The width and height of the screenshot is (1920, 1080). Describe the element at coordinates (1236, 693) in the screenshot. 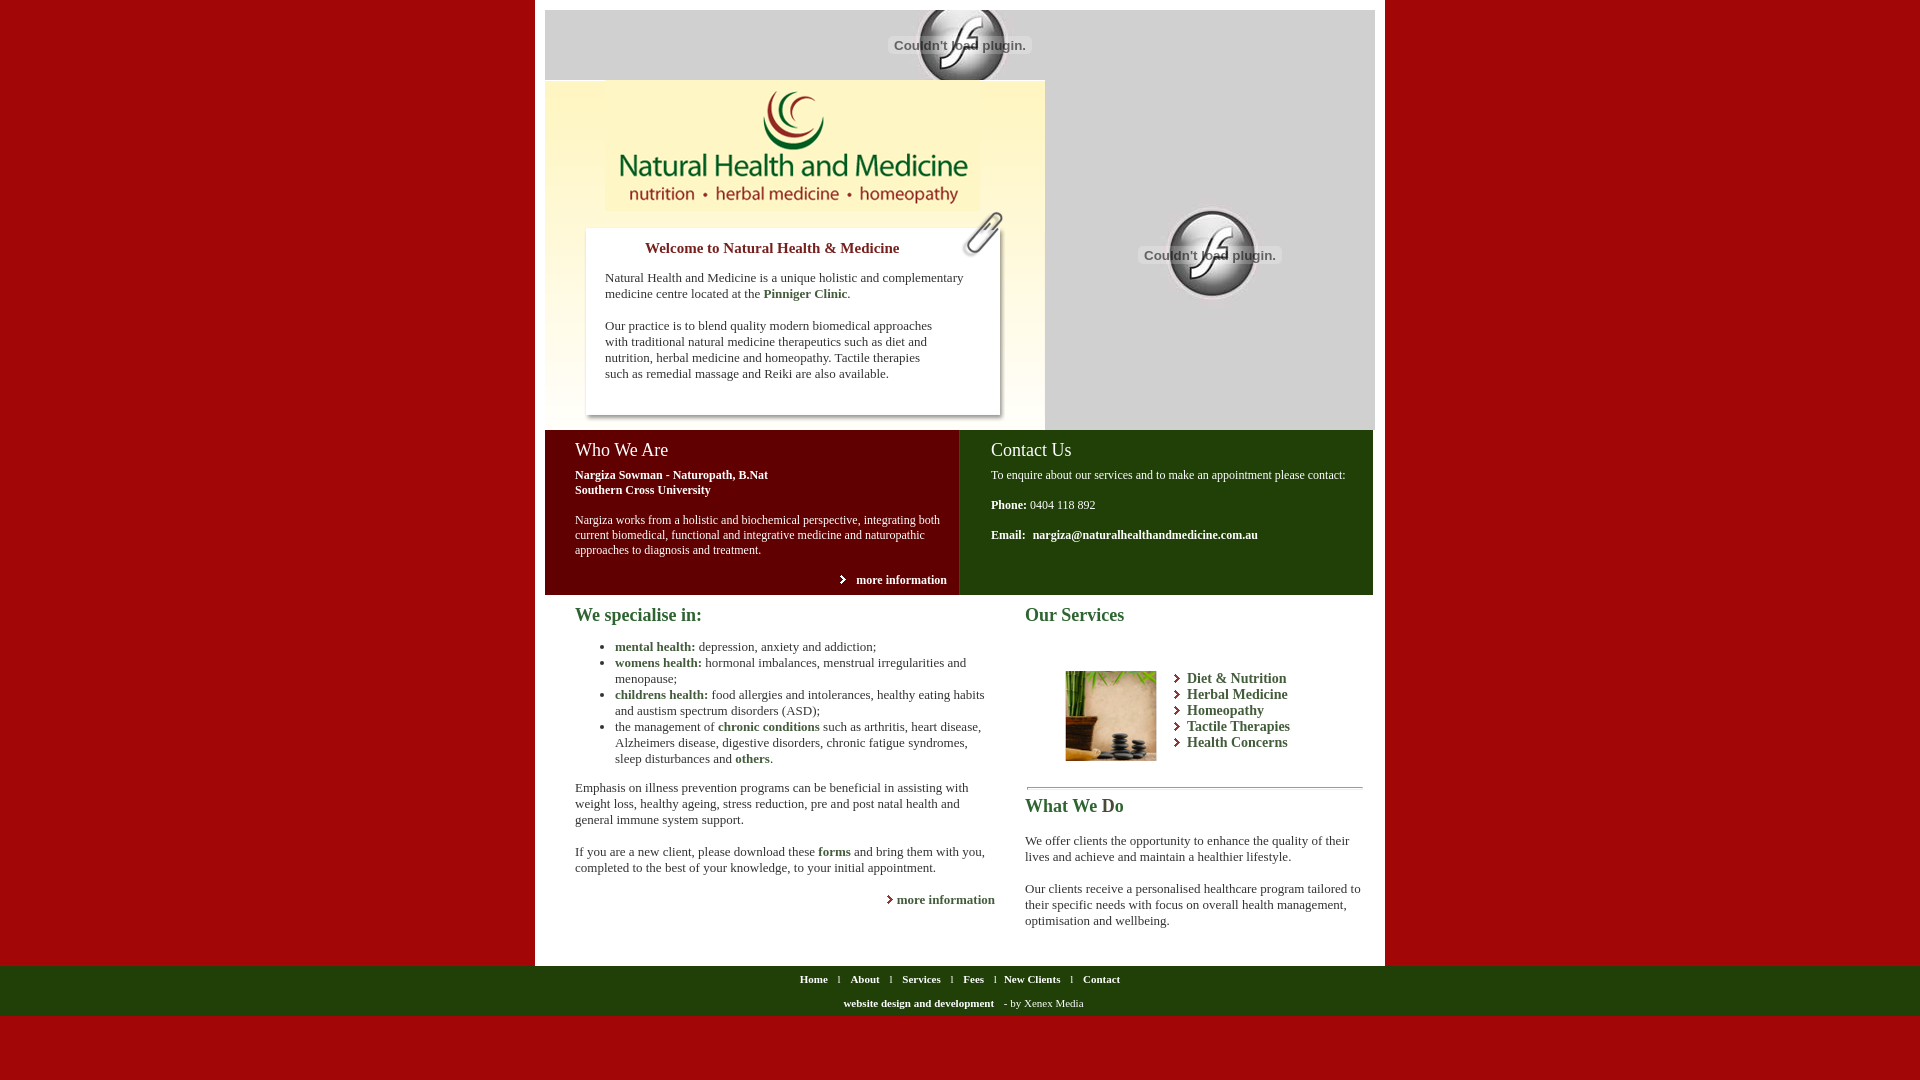

I see `'Herbal Medicine'` at that location.